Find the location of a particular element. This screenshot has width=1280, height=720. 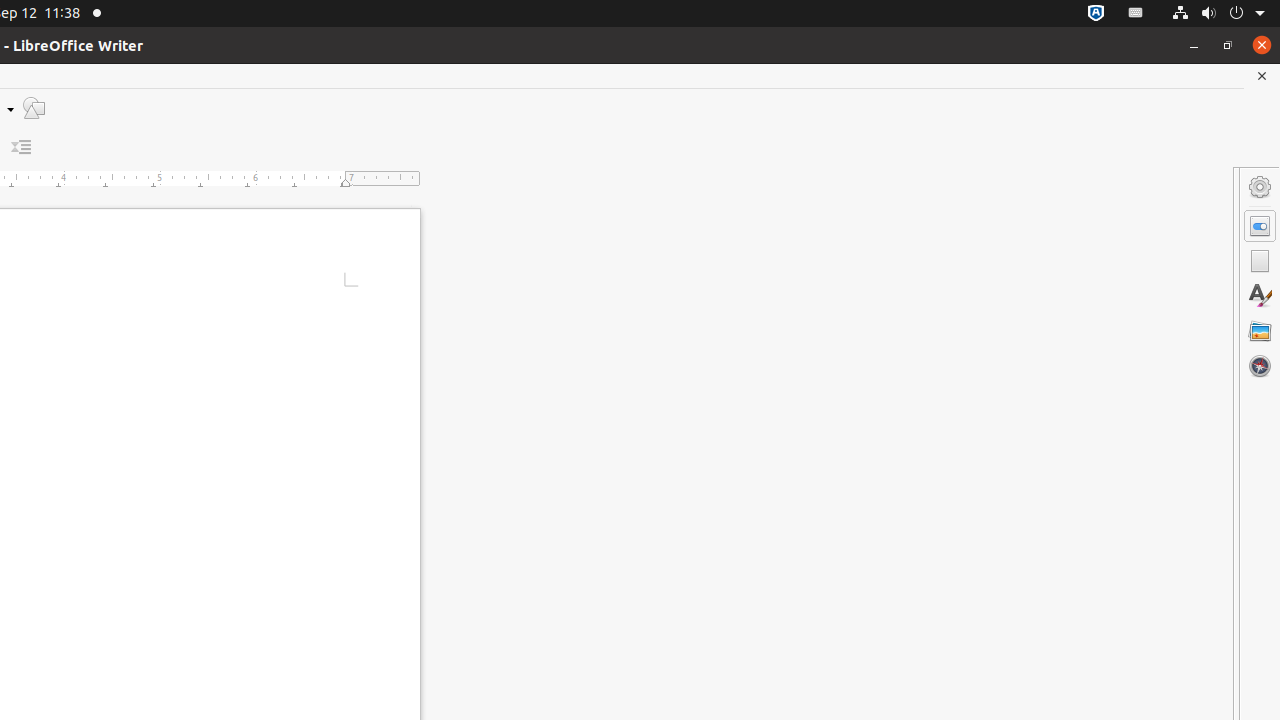

'Decrease' is located at coordinates (21, 146).